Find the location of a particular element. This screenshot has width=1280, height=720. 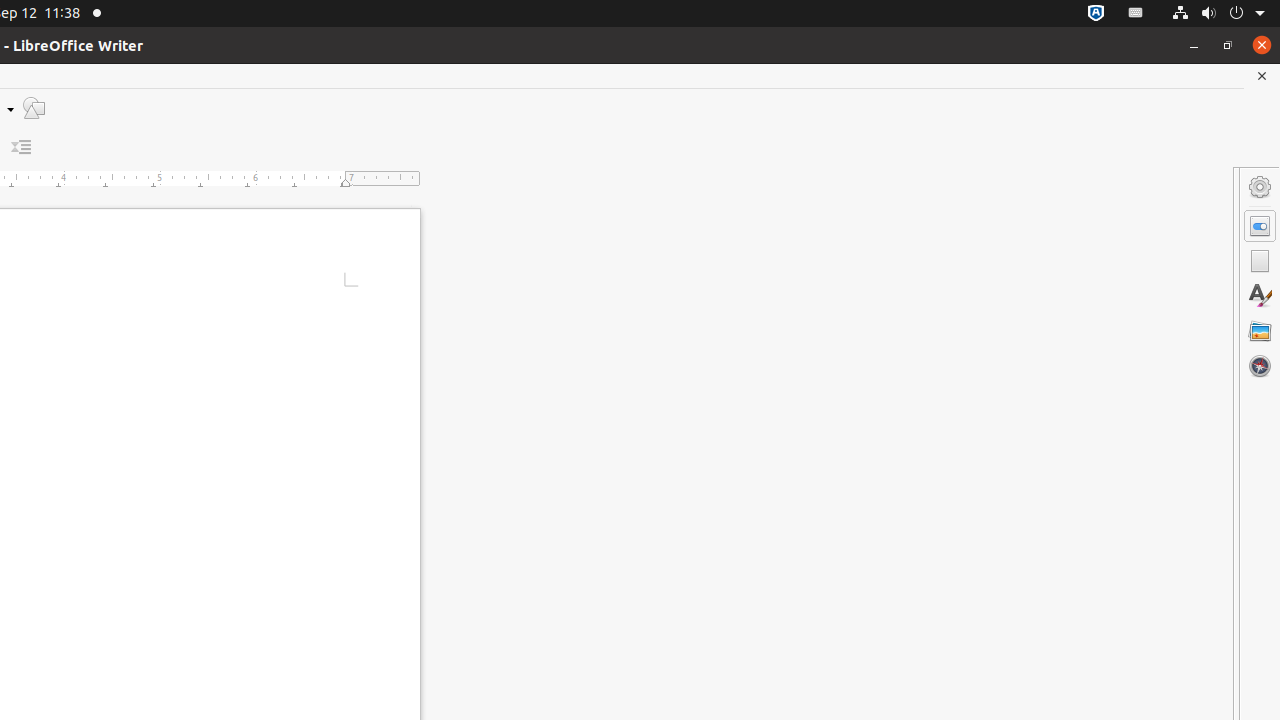

'Decrease' is located at coordinates (21, 146).